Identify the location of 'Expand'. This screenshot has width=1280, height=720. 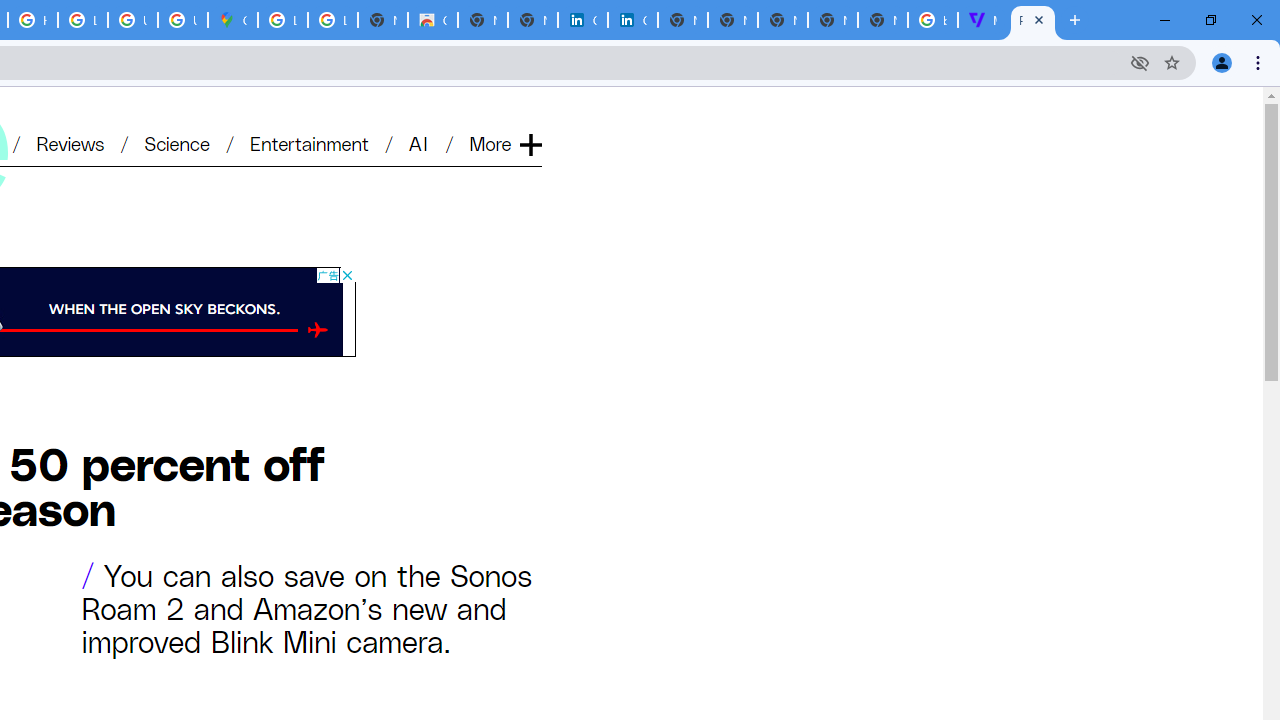
(529, 113).